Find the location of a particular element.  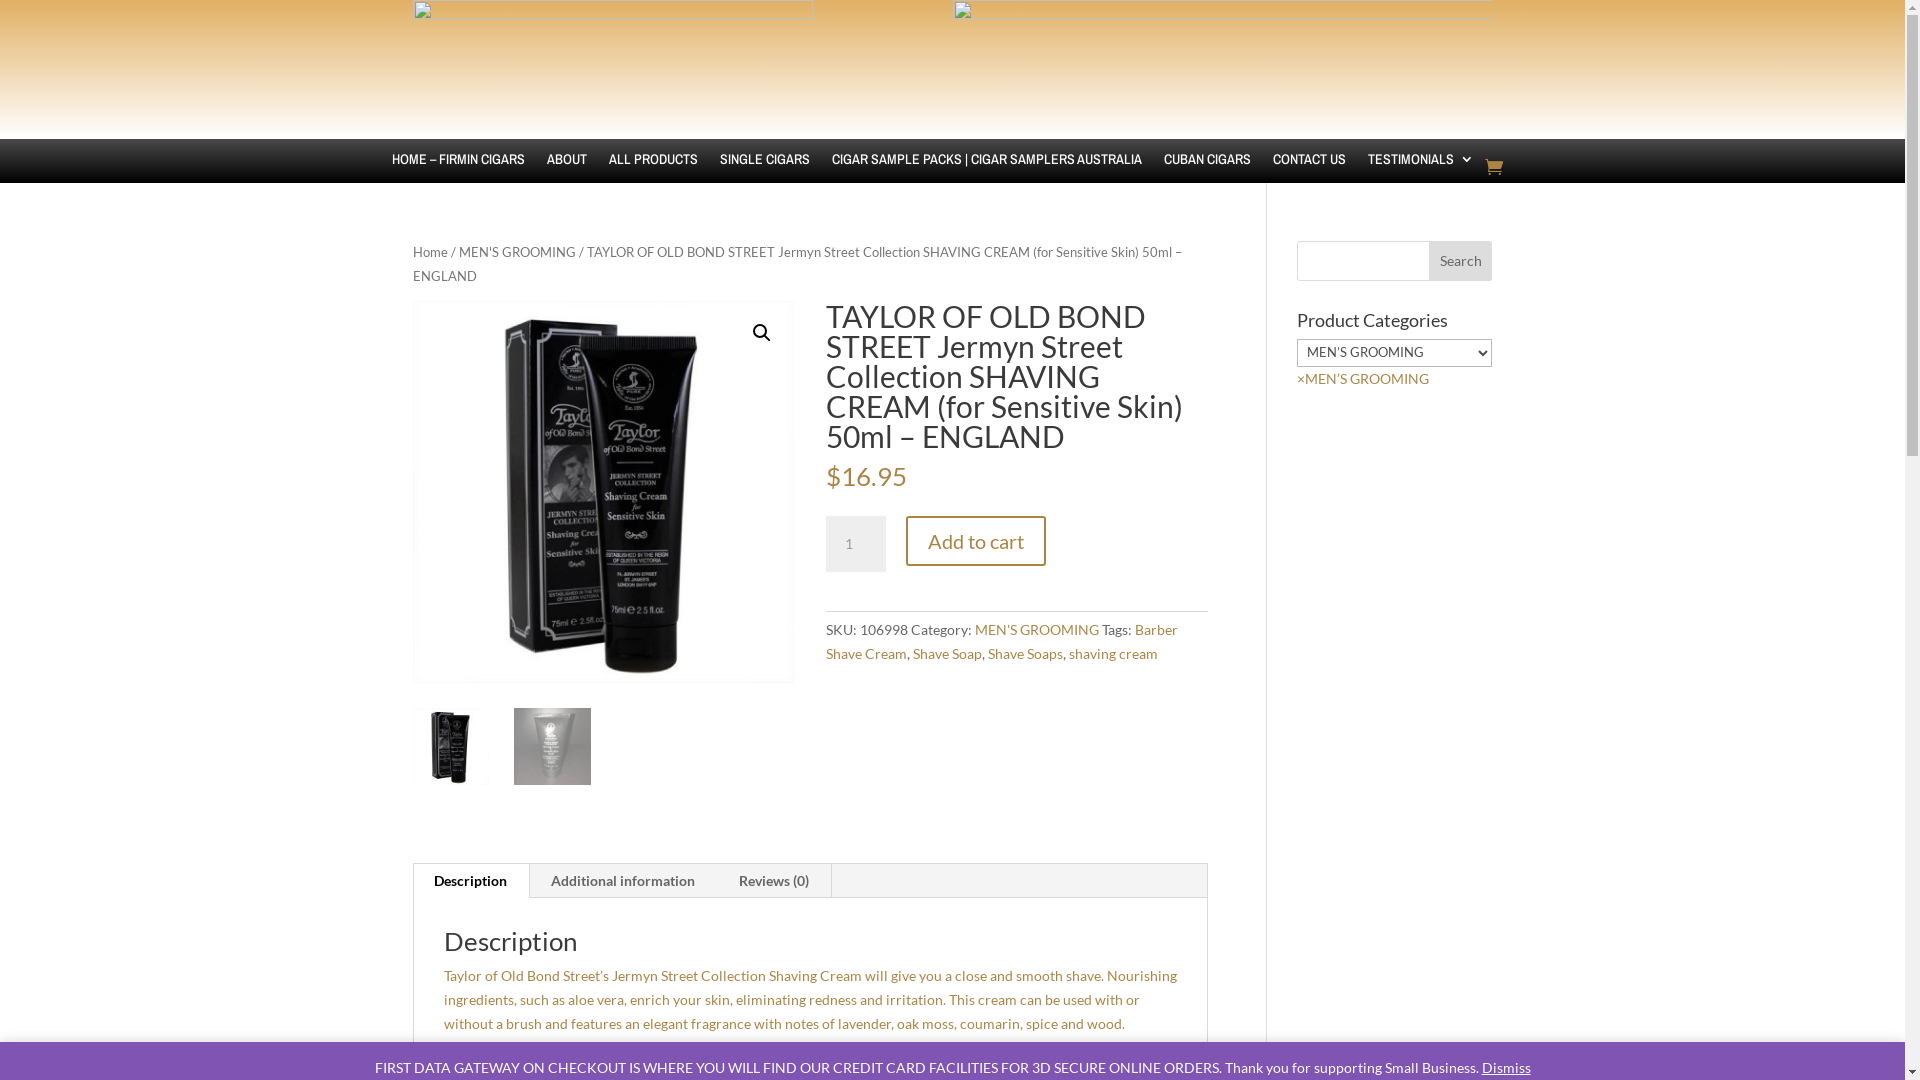

'Home' is located at coordinates (428, 250).